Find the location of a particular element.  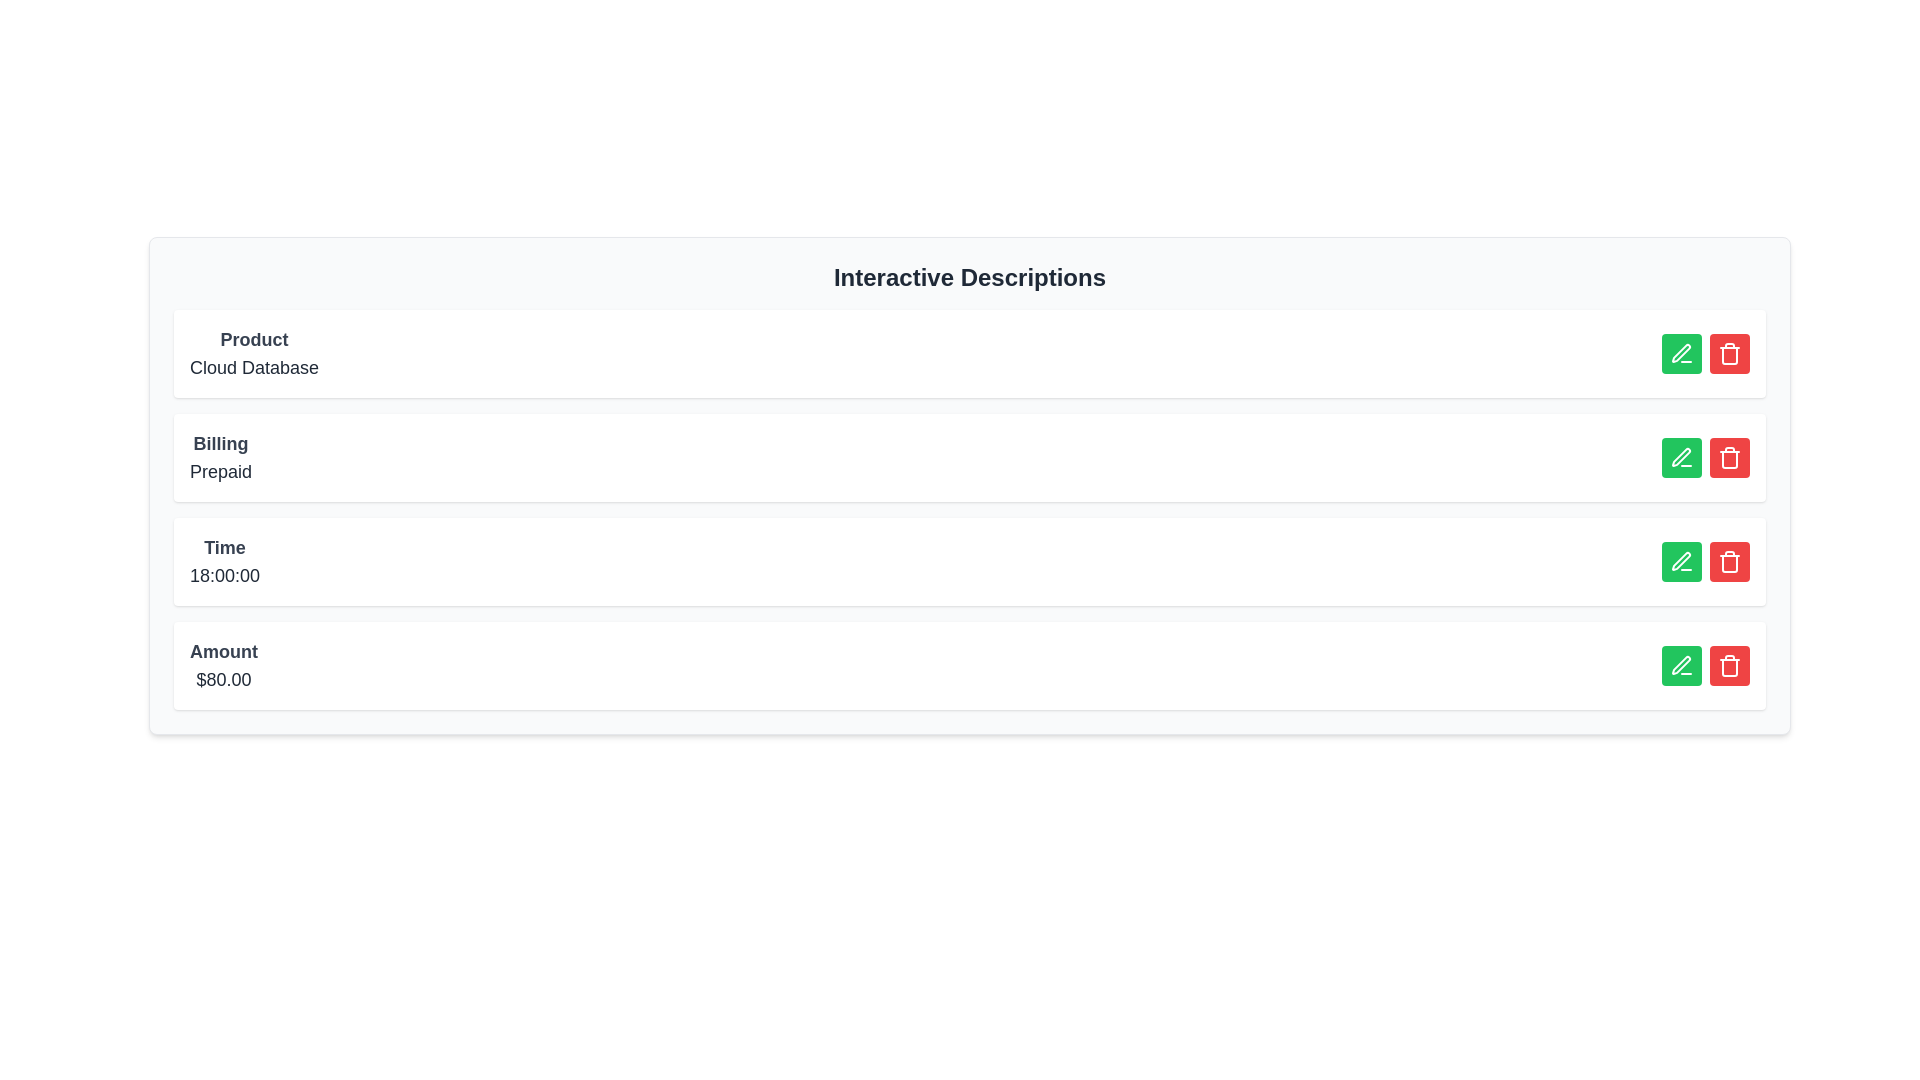

the pen icon located inside the green circular button to the right of the 'Time' field label and value is located at coordinates (1680, 458).